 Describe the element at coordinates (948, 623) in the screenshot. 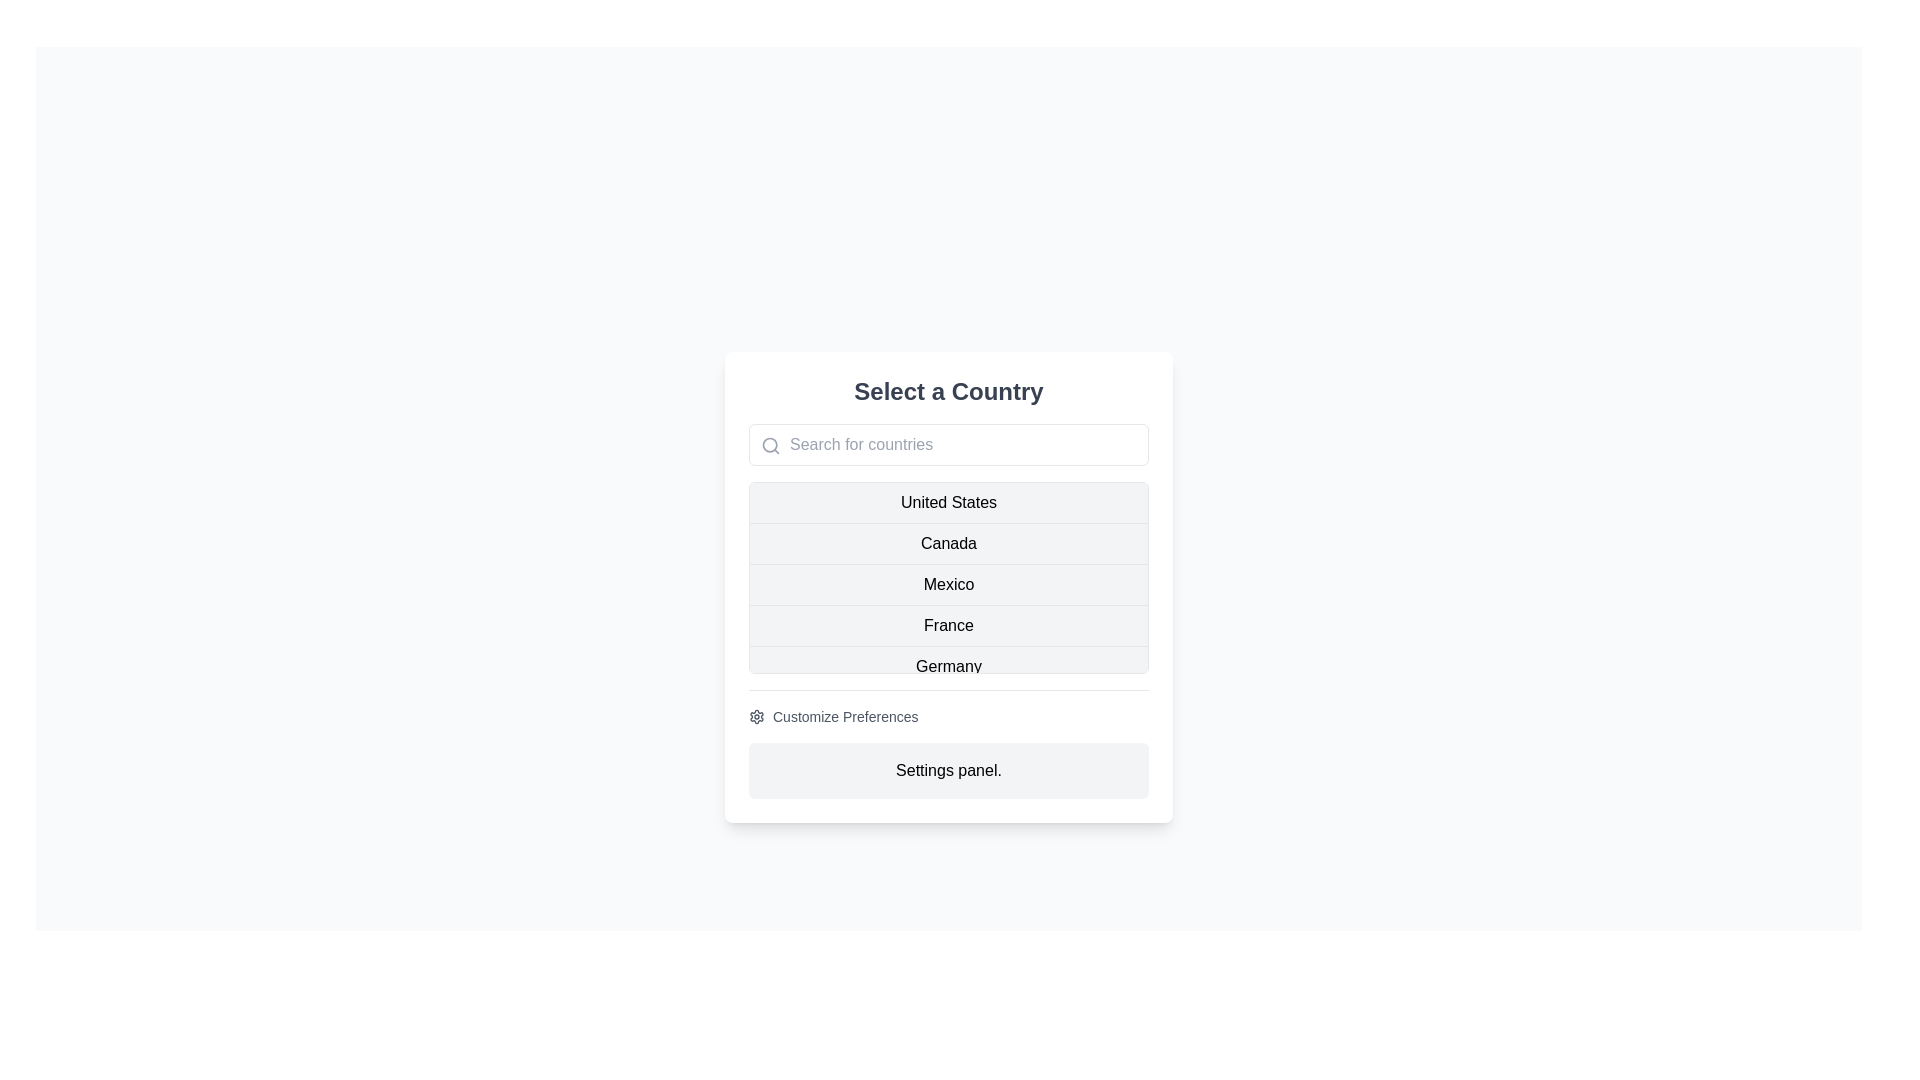

I see `the fourth option in the dropdown list that allows the selection of the country 'France.'` at that location.